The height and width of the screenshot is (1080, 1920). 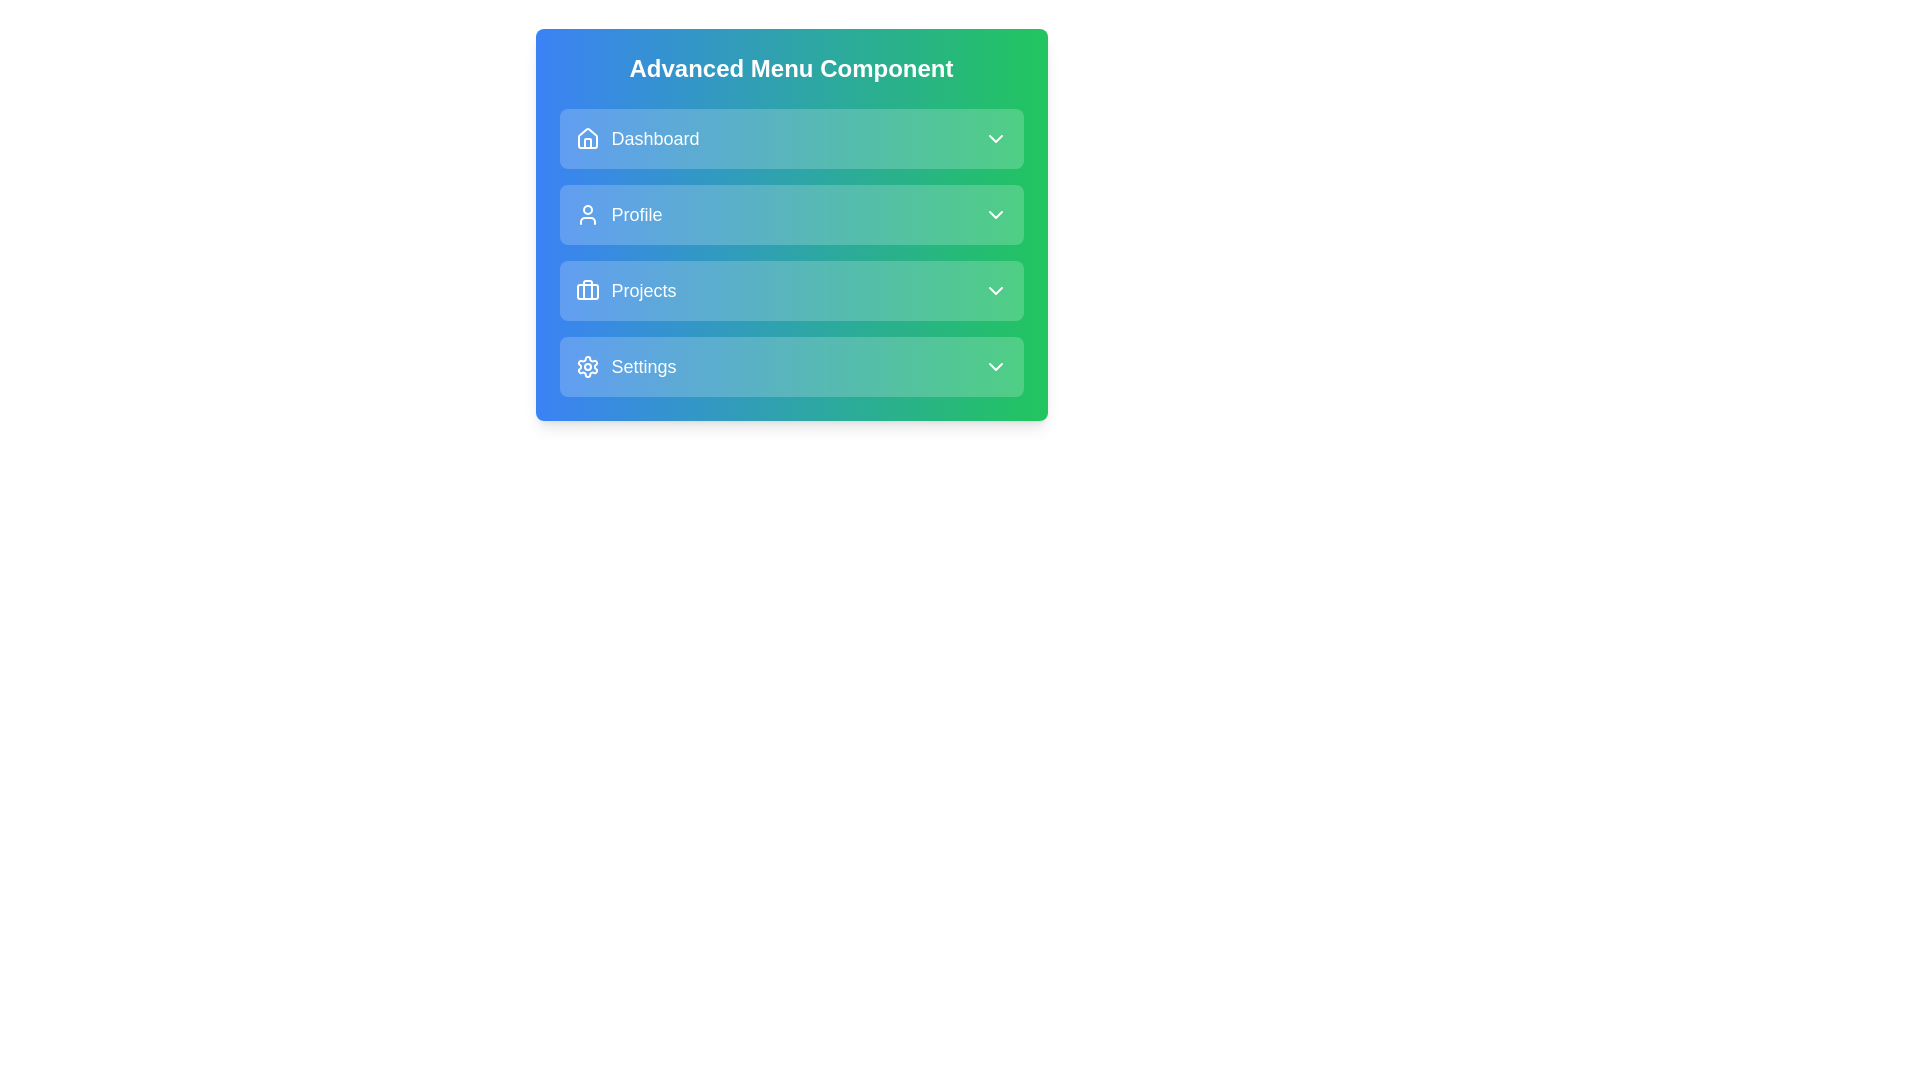 What do you see at coordinates (790, 290) in the screenshot?
I see `the interactive menu item for 'Projects' located within the 'Advanced Menu Component'` at bounding box center [790, 290].